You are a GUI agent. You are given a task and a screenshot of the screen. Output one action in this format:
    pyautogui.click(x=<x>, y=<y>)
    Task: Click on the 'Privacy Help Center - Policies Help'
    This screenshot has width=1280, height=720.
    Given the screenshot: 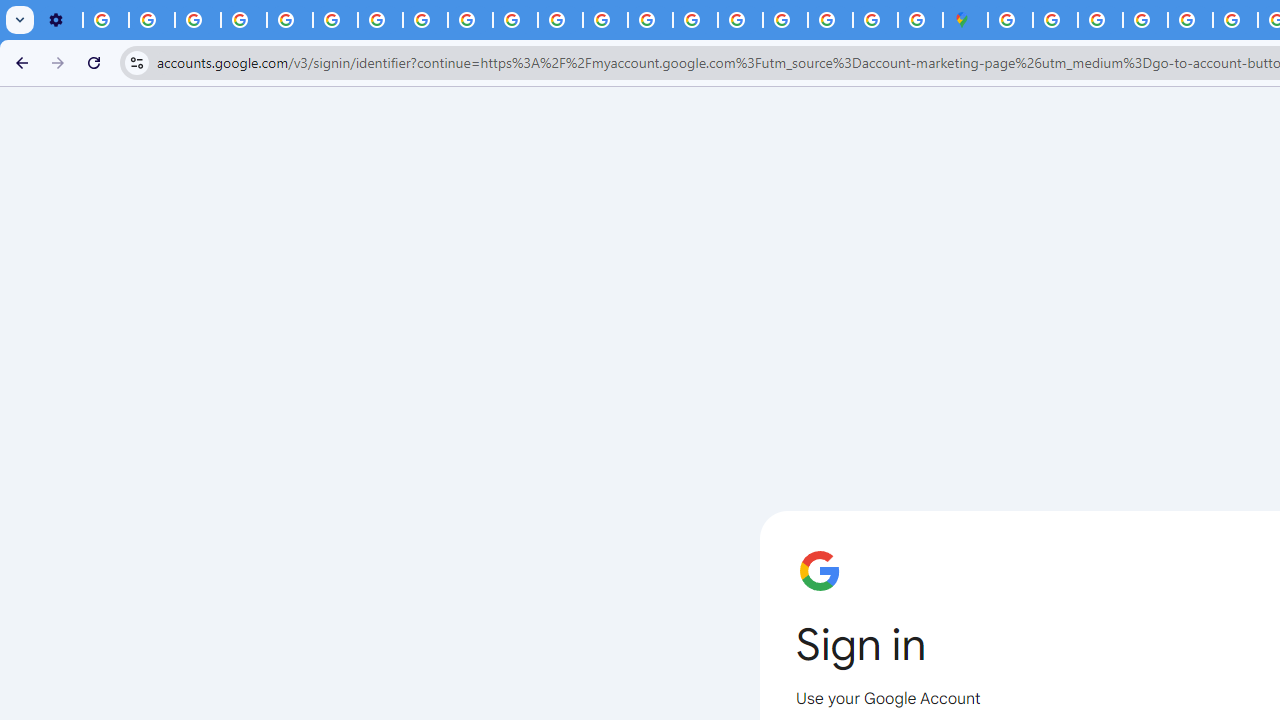 What is the action you would take?
    pyautogui.click(x=289, y=20)
    